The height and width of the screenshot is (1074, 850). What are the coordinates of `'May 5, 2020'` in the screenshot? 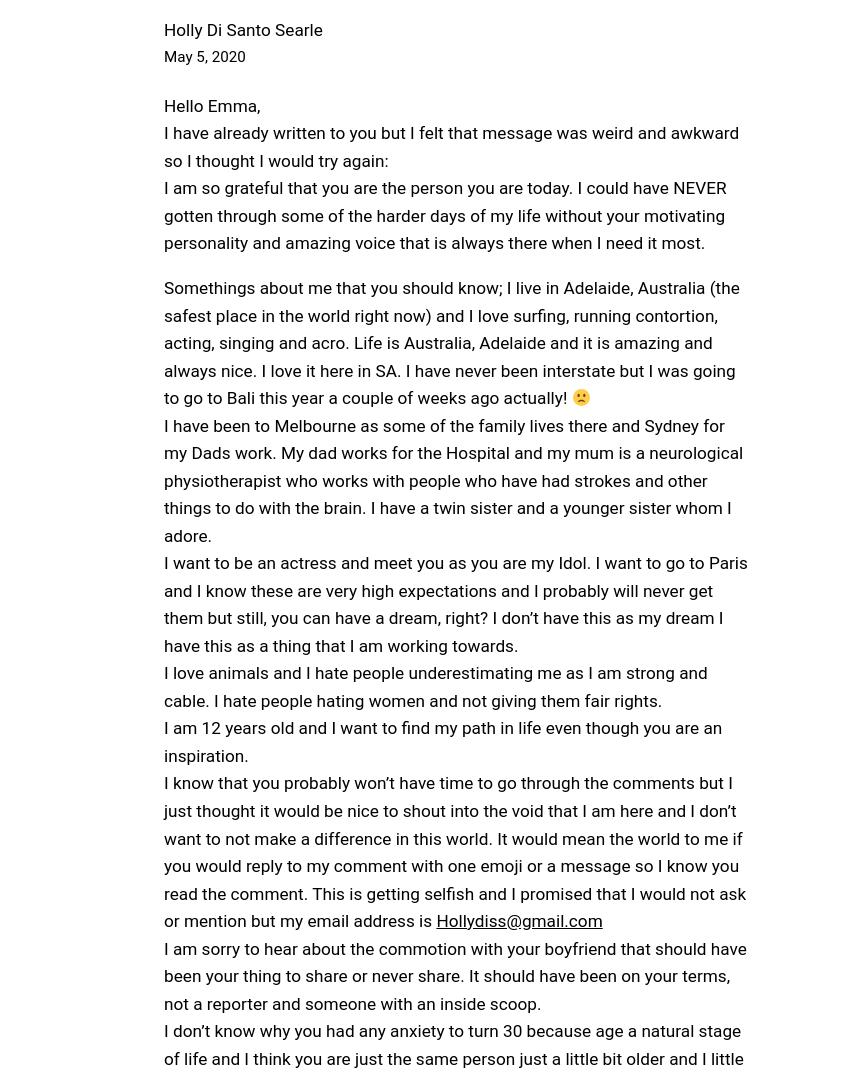 It's located at (203, 55).